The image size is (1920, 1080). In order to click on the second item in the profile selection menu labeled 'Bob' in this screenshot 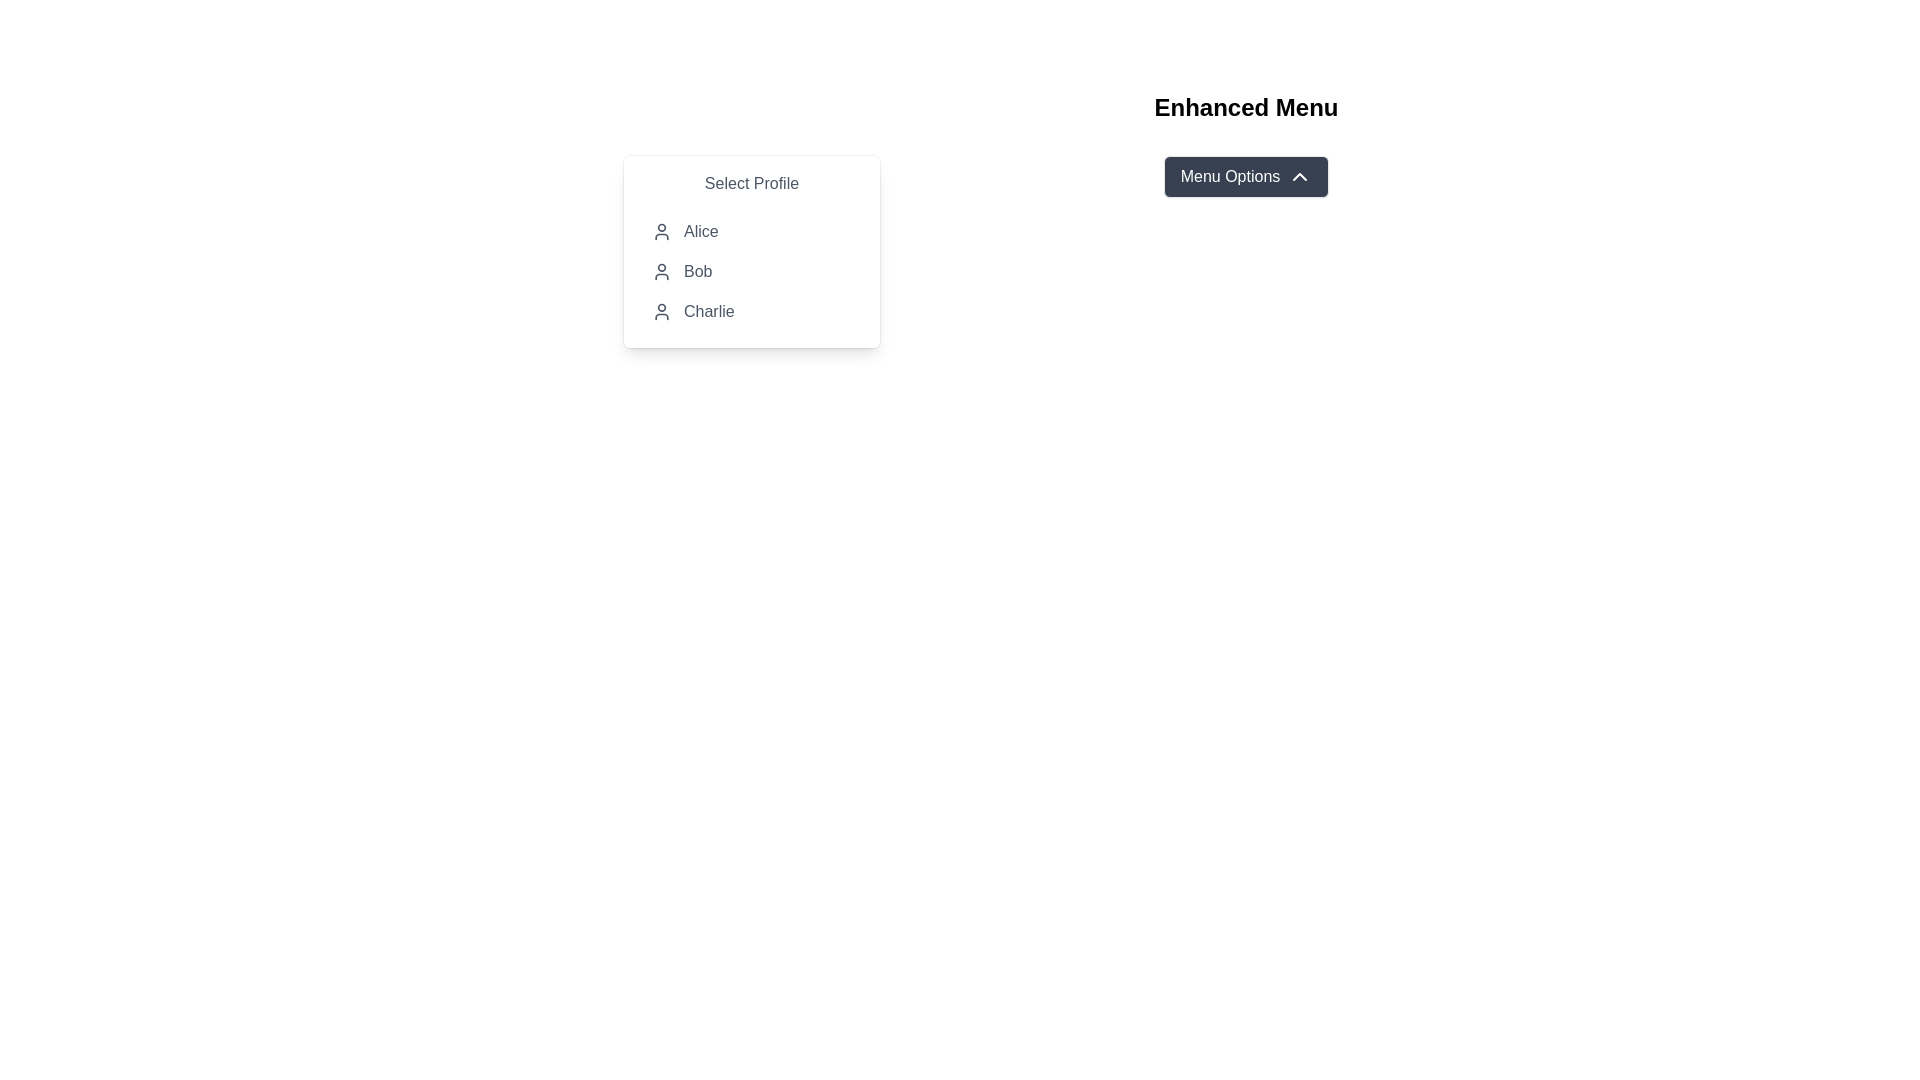, I will do `click(680, 272)`.